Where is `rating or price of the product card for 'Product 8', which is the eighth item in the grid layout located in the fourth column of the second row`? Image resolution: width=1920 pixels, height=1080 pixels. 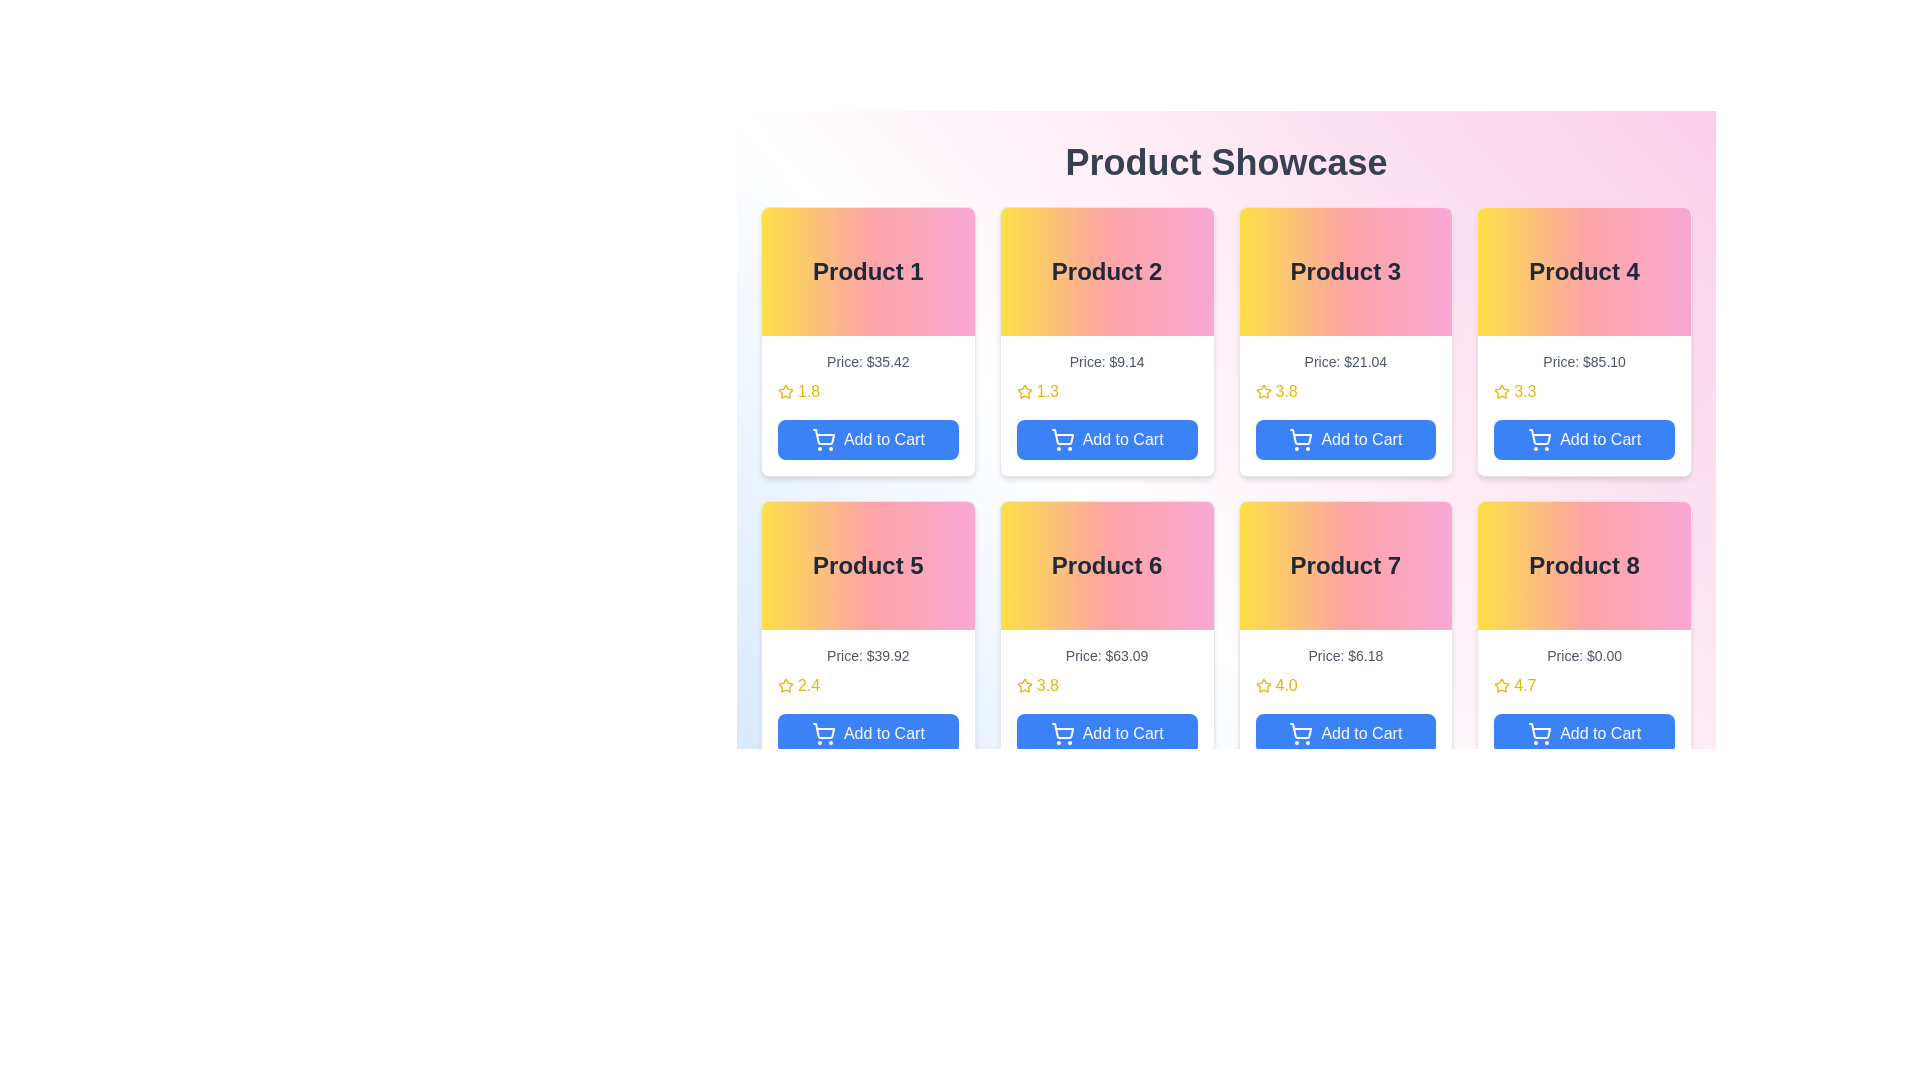
rating or price of the product card for 'Product 8', which is the eighth item in the grid layout located in the fourth column of the second row is located at coordinates (1583, 636).